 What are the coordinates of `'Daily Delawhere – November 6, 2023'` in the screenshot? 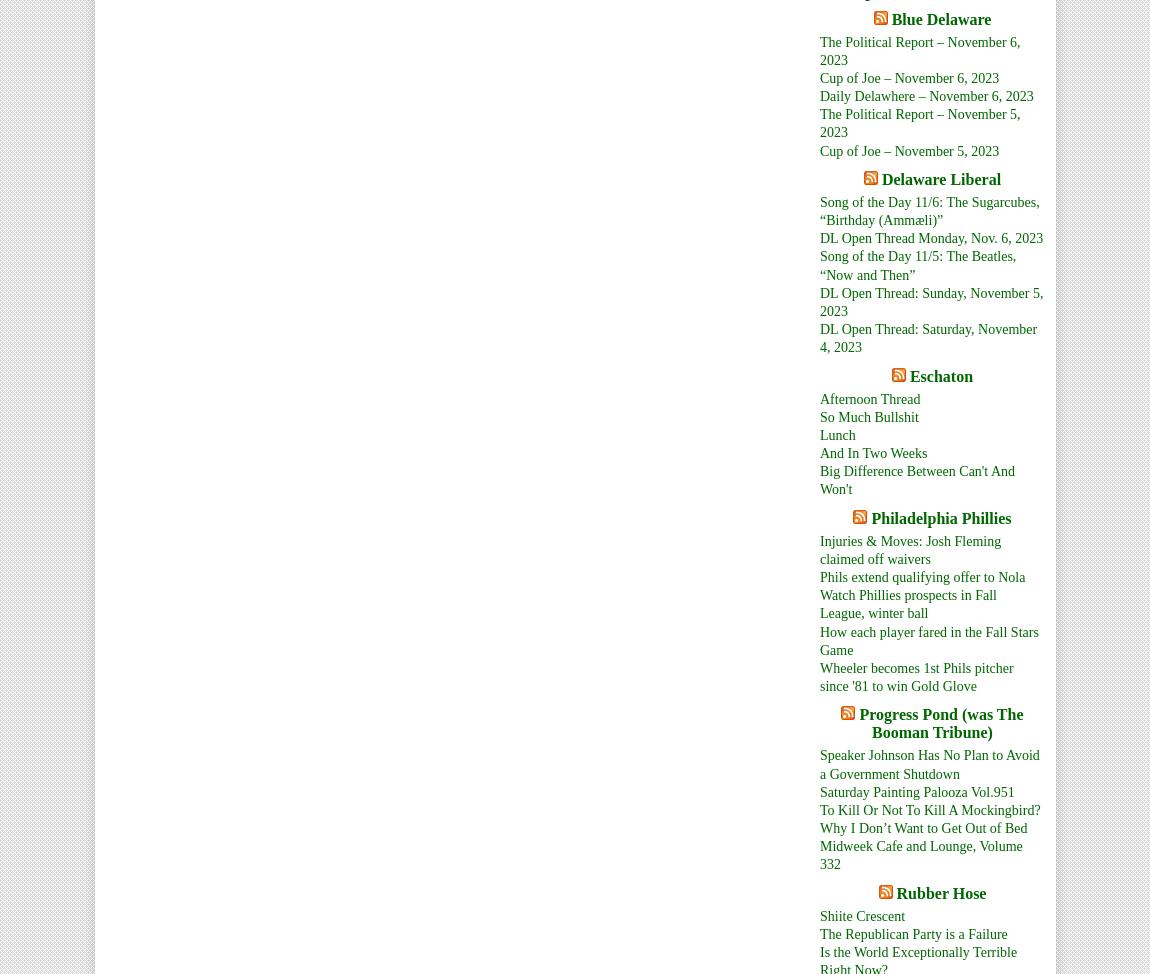 It's located at (926, 95).